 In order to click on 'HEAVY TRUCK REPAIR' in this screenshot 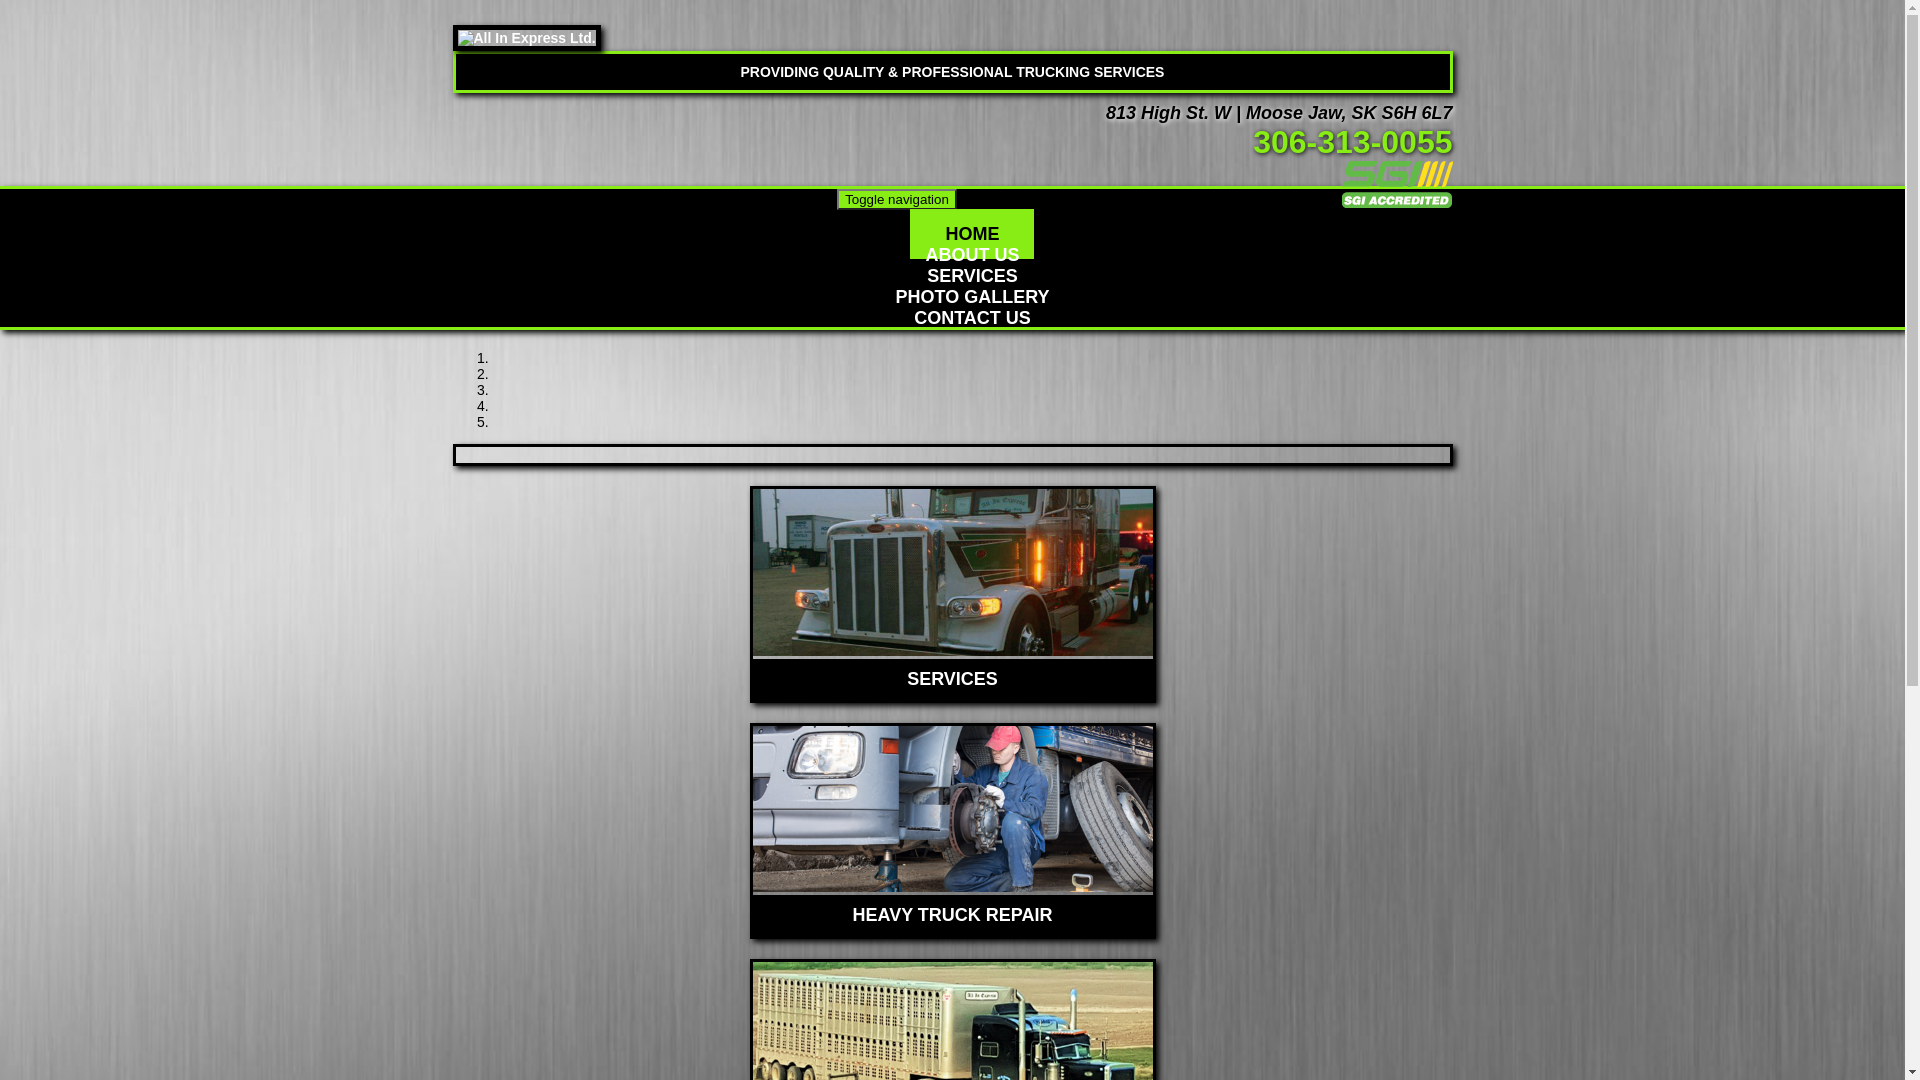, I will do `click(751, 907)`.